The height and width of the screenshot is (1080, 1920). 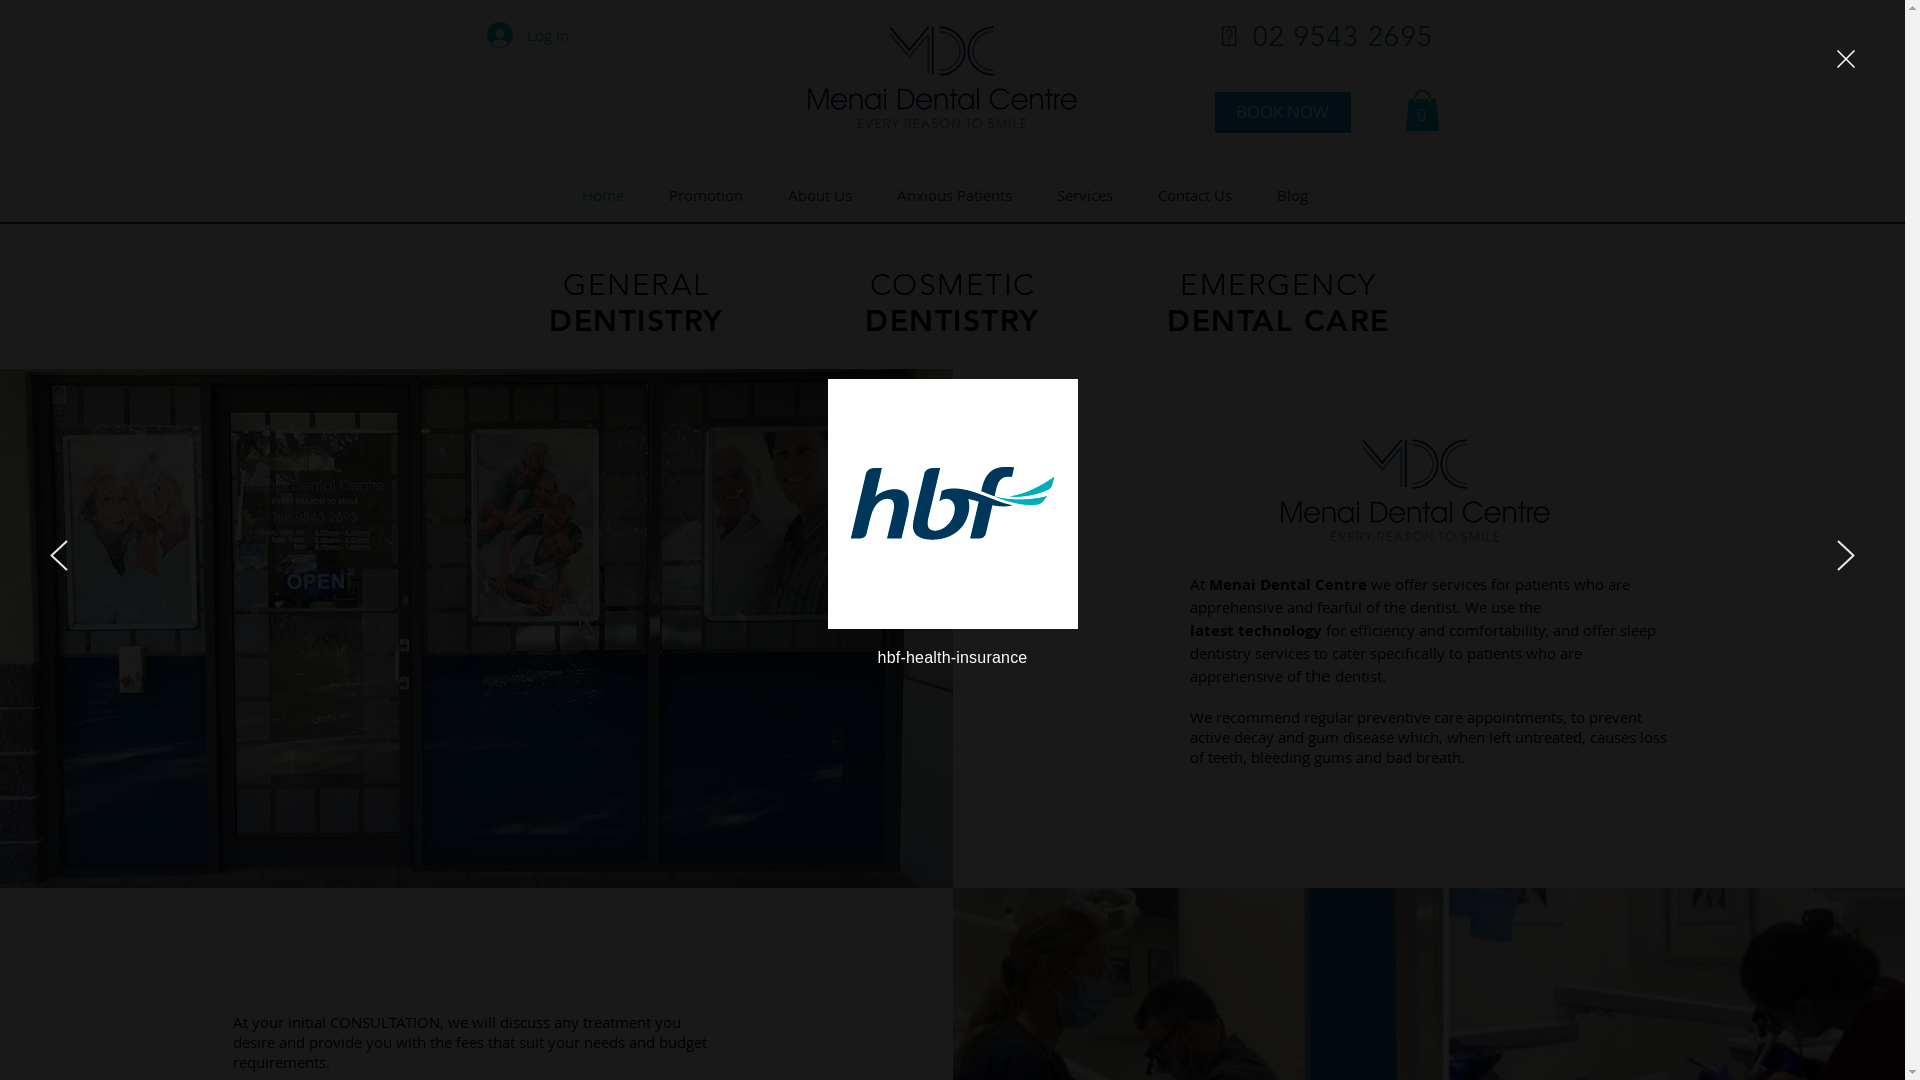 What do you see at coordinates (881, 194) in the screenshot?
I see `'Anxious Patients'` at bounding box center [881, 194].